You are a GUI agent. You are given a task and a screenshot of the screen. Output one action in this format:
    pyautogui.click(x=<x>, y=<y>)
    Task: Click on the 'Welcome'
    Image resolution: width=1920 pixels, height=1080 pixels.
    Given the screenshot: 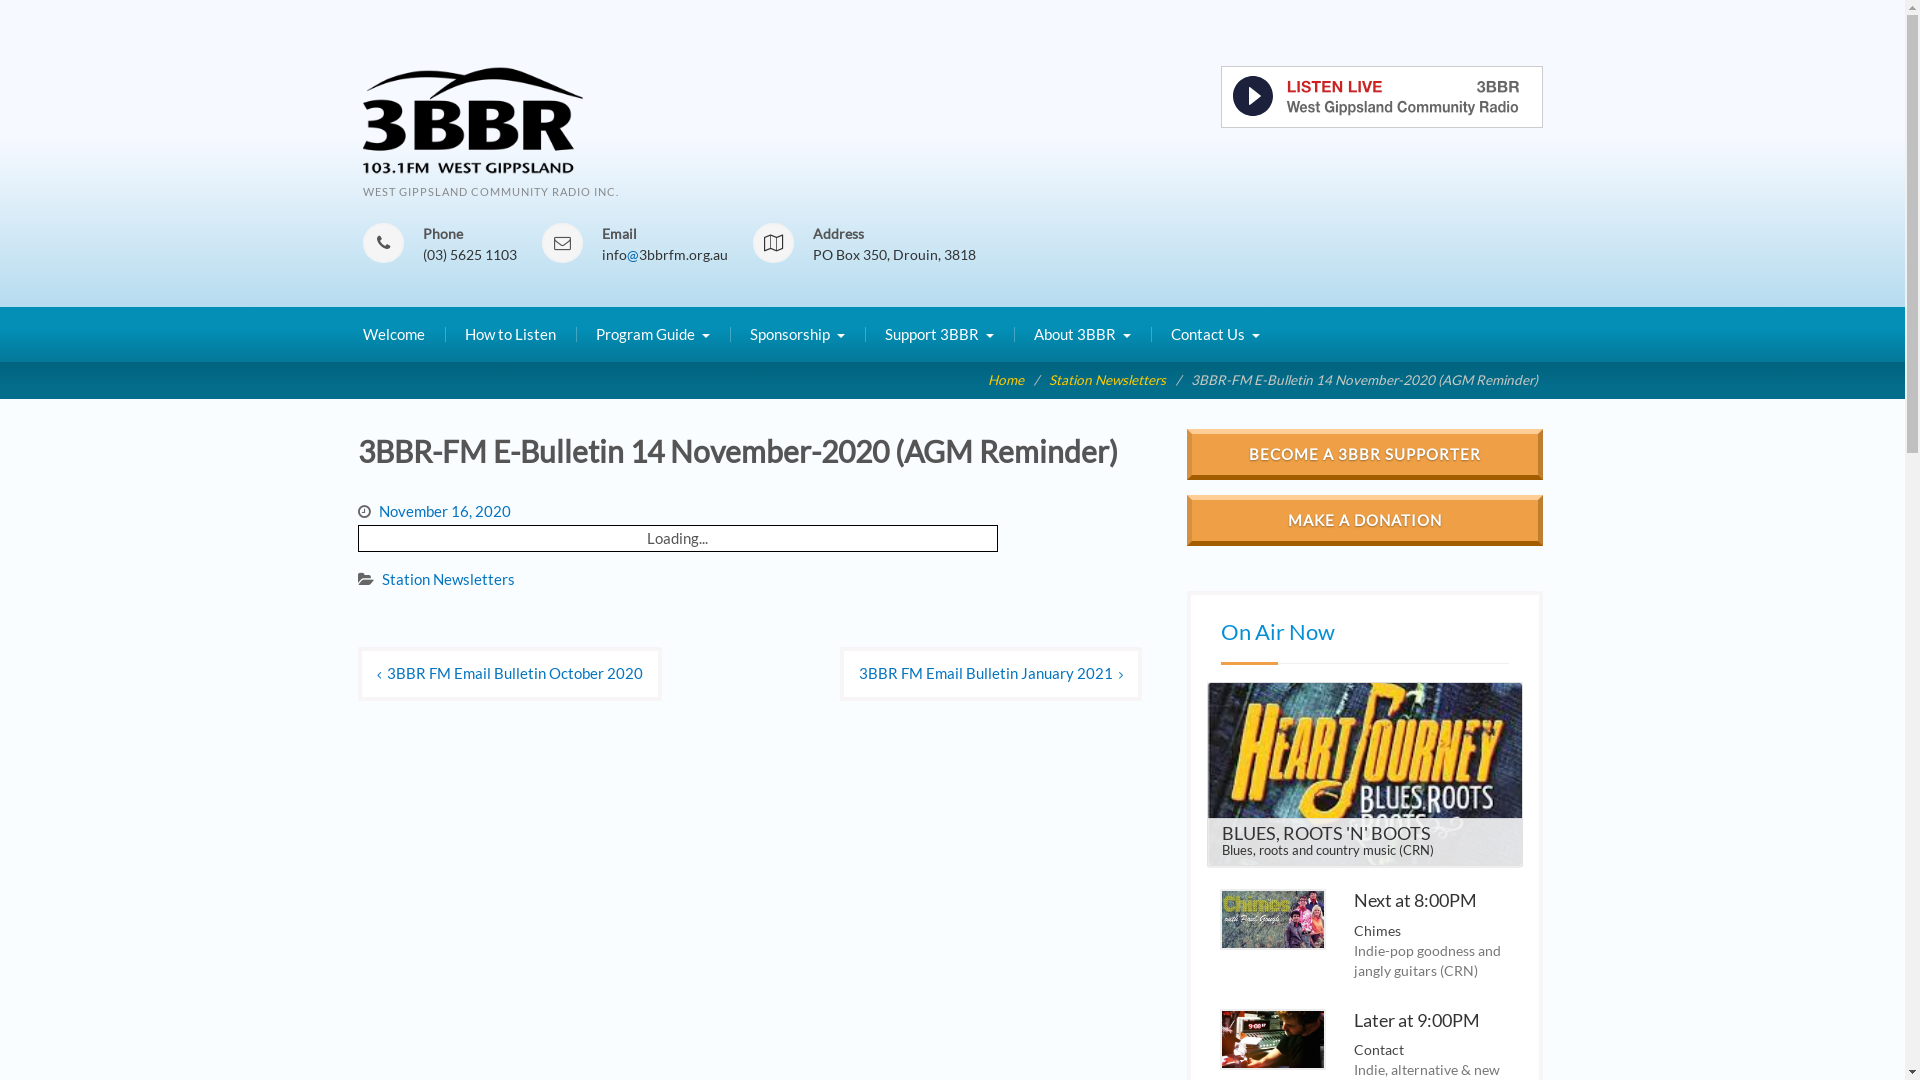 What is the action you would take?
    pyautogui.click(x=393, y=334)
    